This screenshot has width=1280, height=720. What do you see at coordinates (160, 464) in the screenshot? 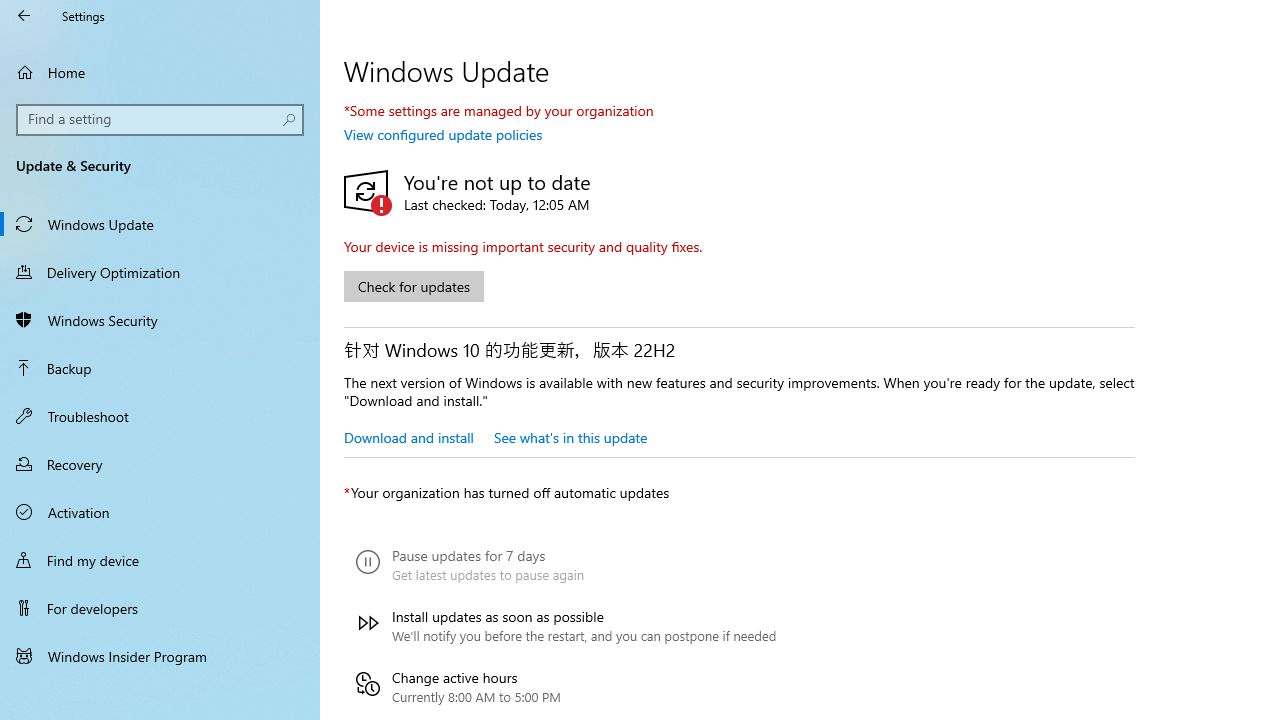
I see `'Recovery'` at bounding box center [160, 464].